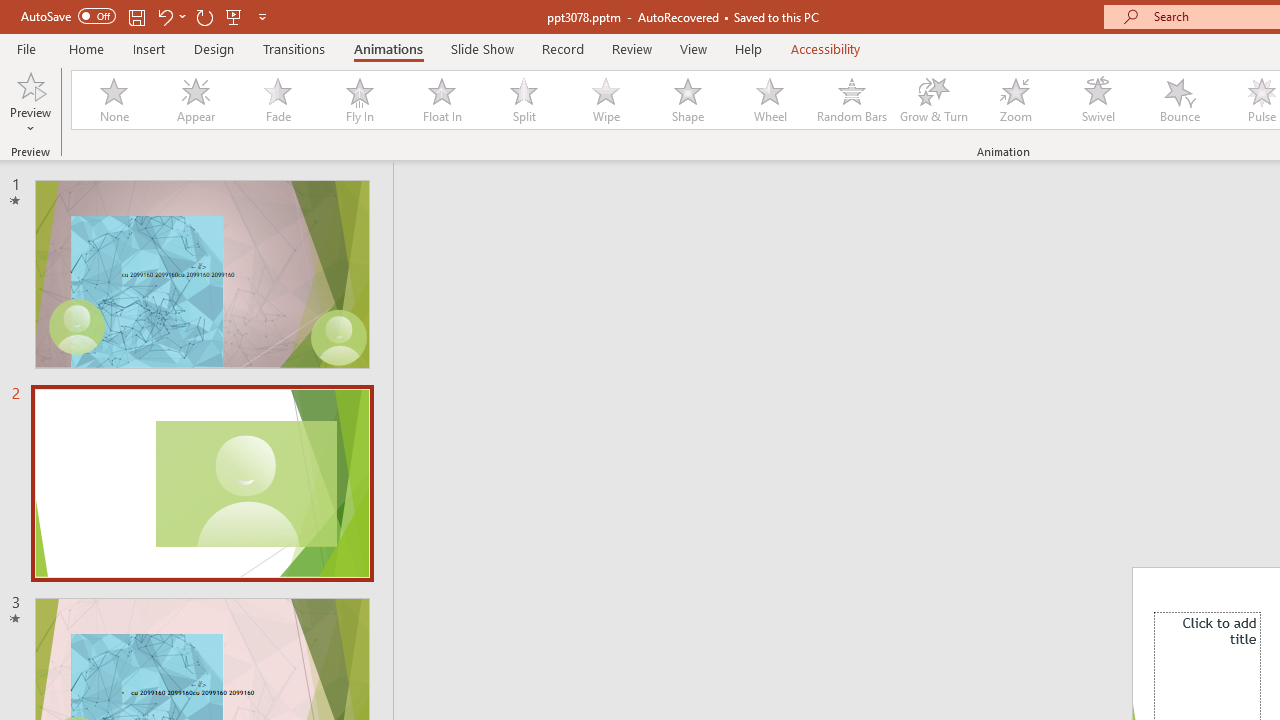 Image resolution: width=1280 pixels, height=720 pixels. Describe the element at coordinates (359, 100) in the screenshot. I see `'Fly In'` at that location.